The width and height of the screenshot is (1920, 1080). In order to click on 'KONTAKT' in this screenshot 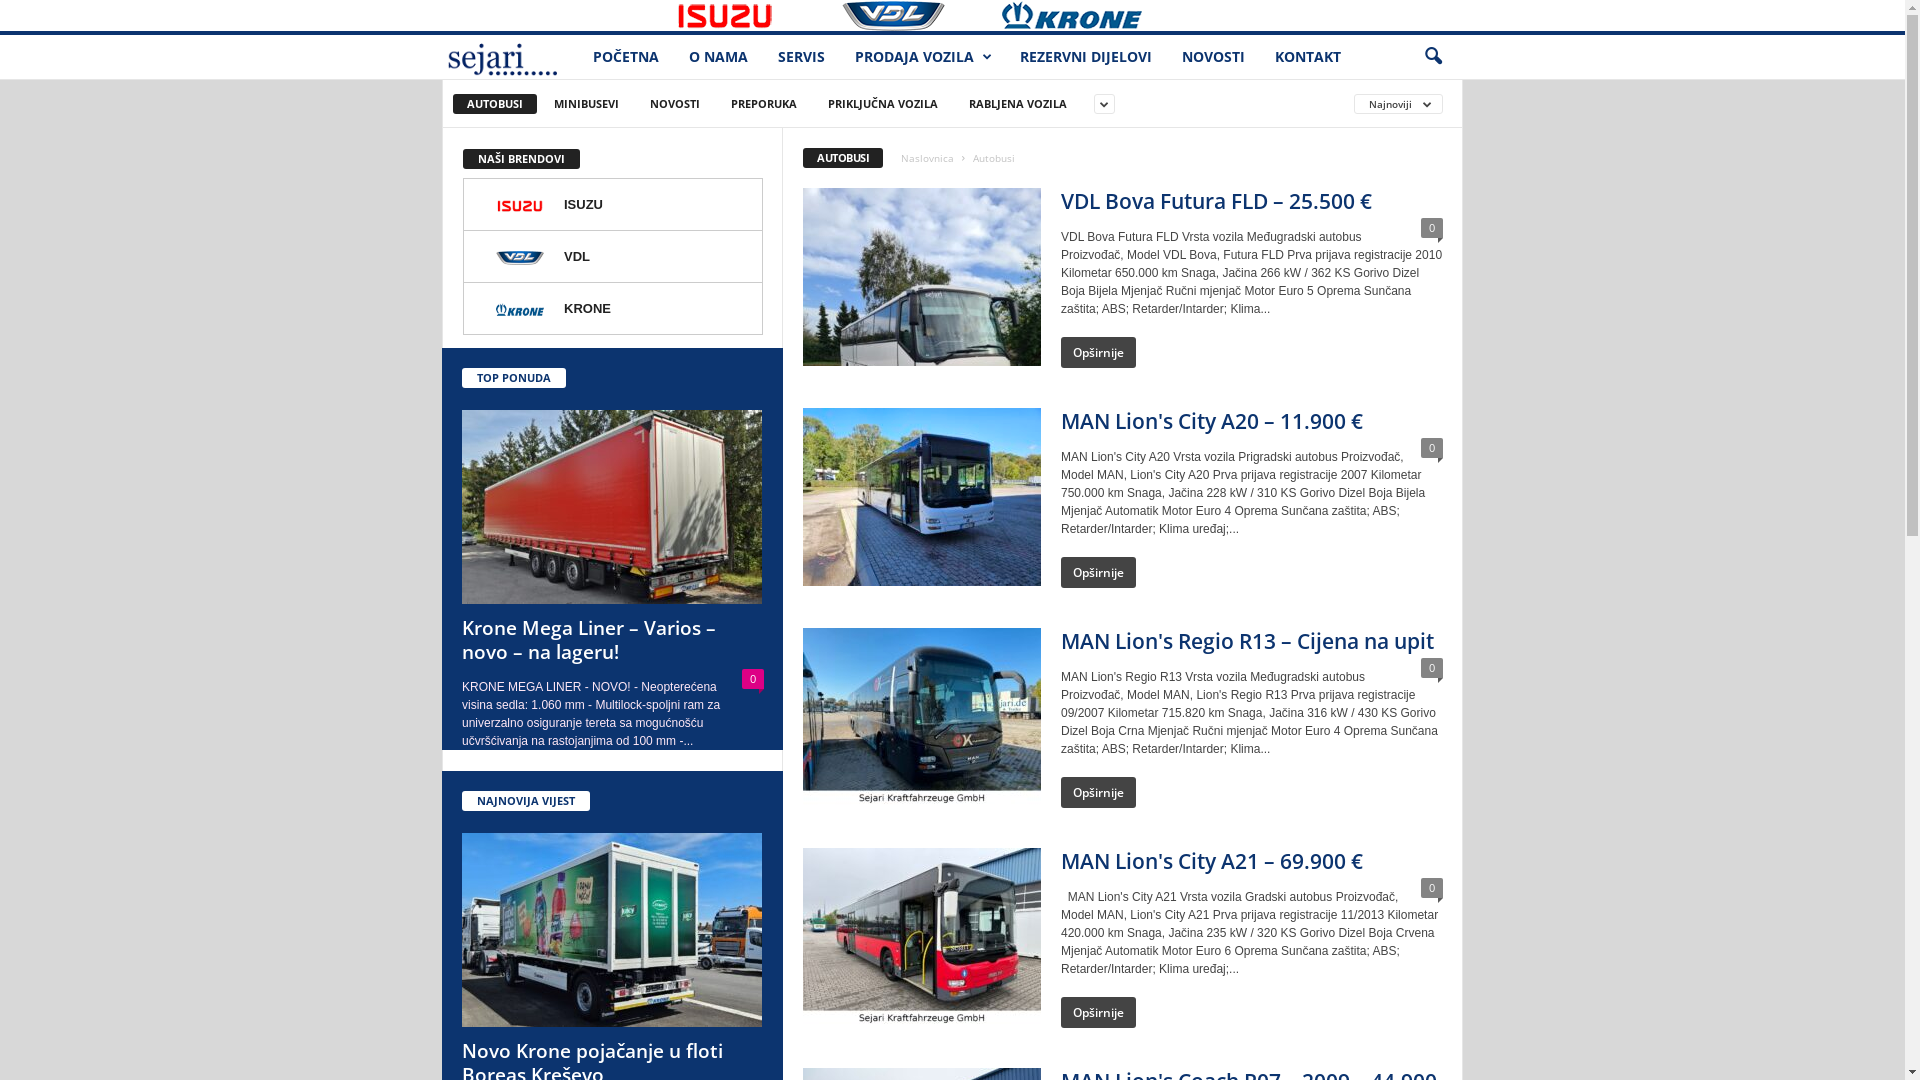, I will do `click(1258, 56)`.